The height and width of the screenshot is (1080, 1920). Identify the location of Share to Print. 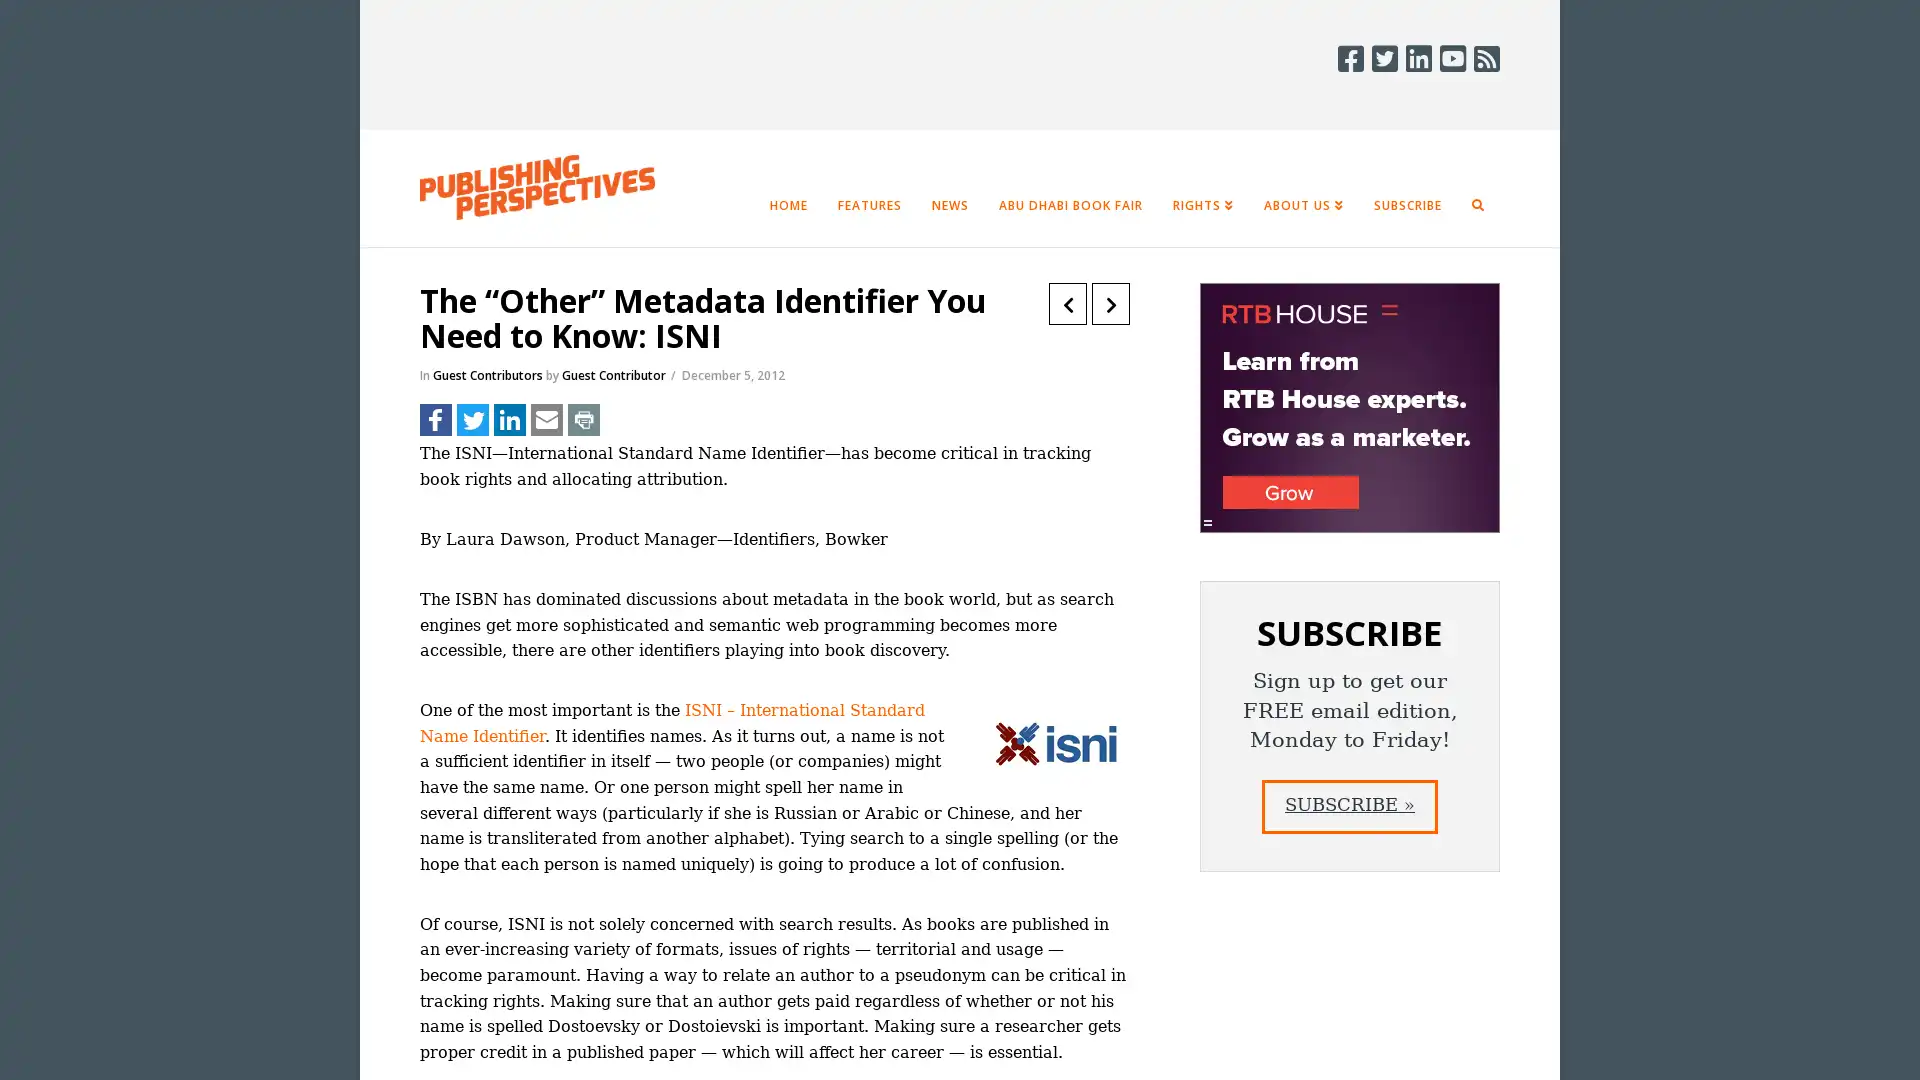
(583, 419).